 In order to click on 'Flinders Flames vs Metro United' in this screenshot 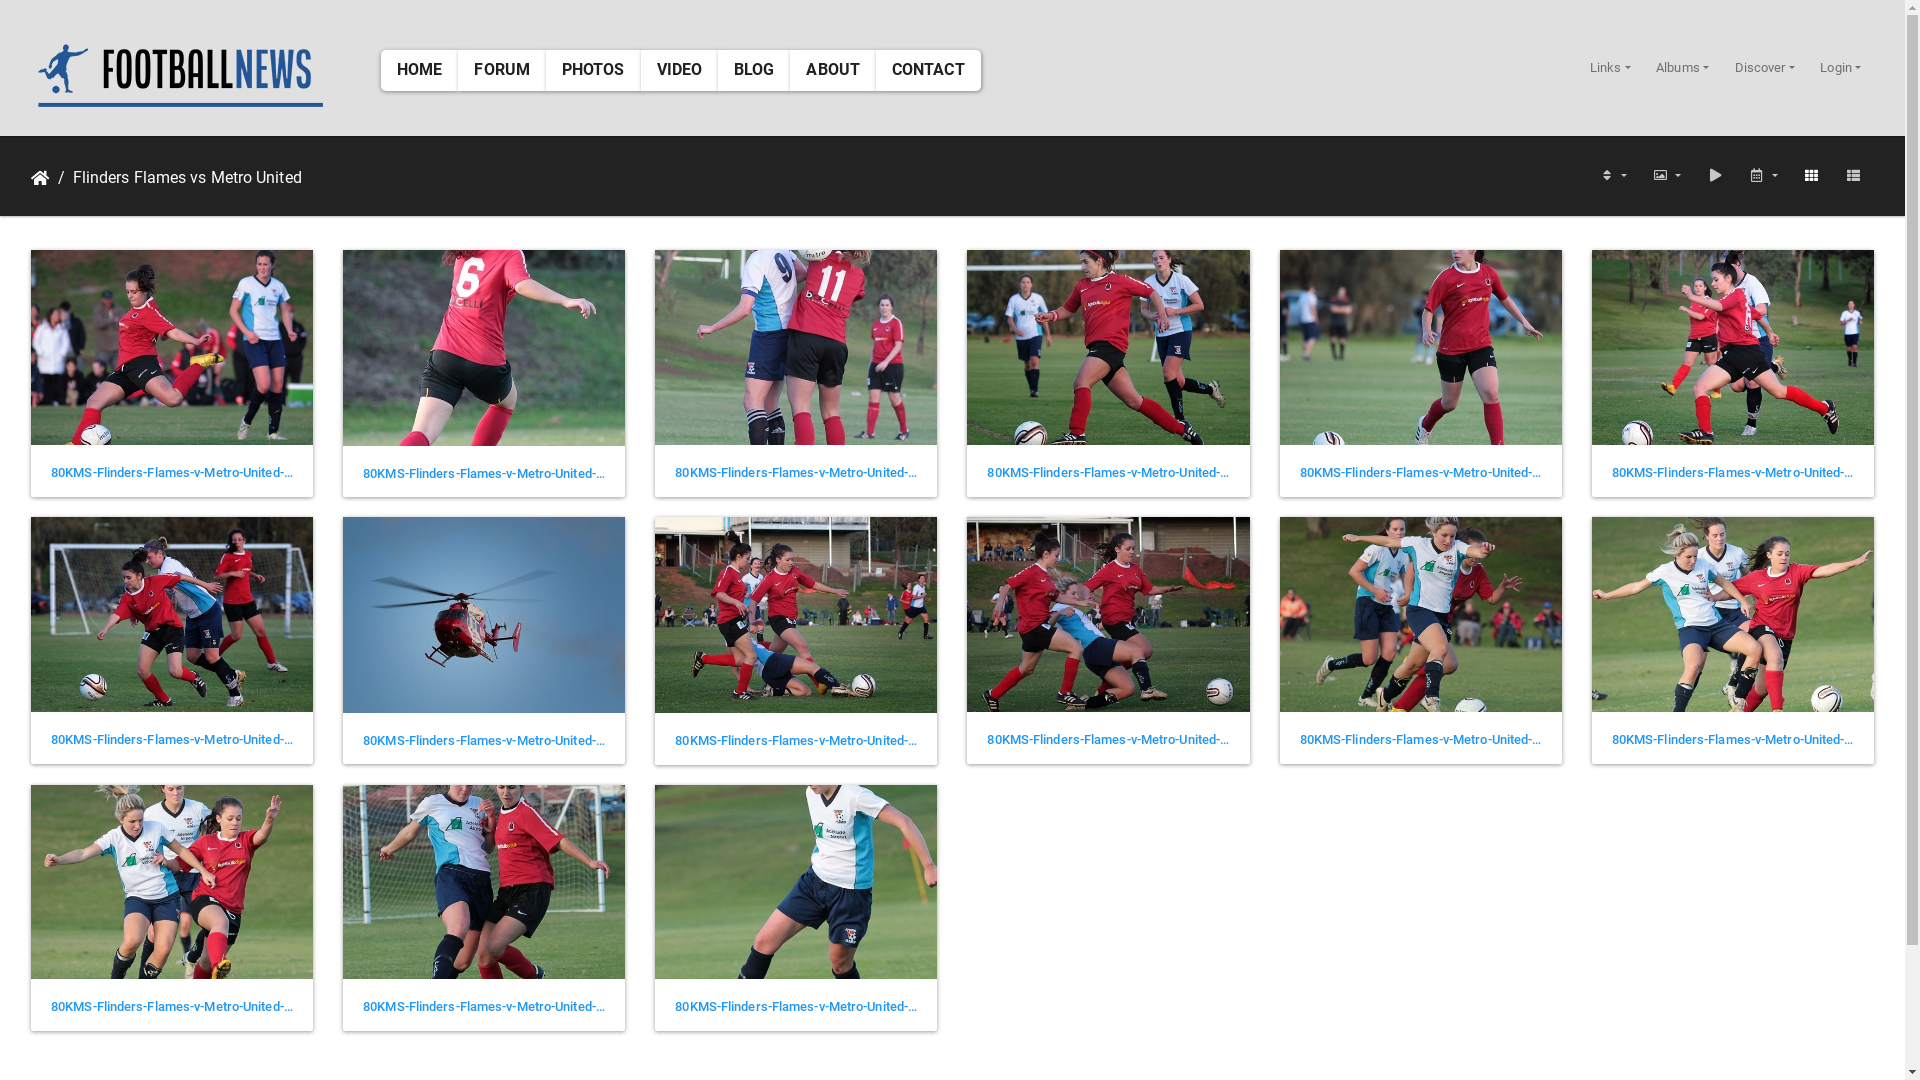, I will do `click(176, 176)`.